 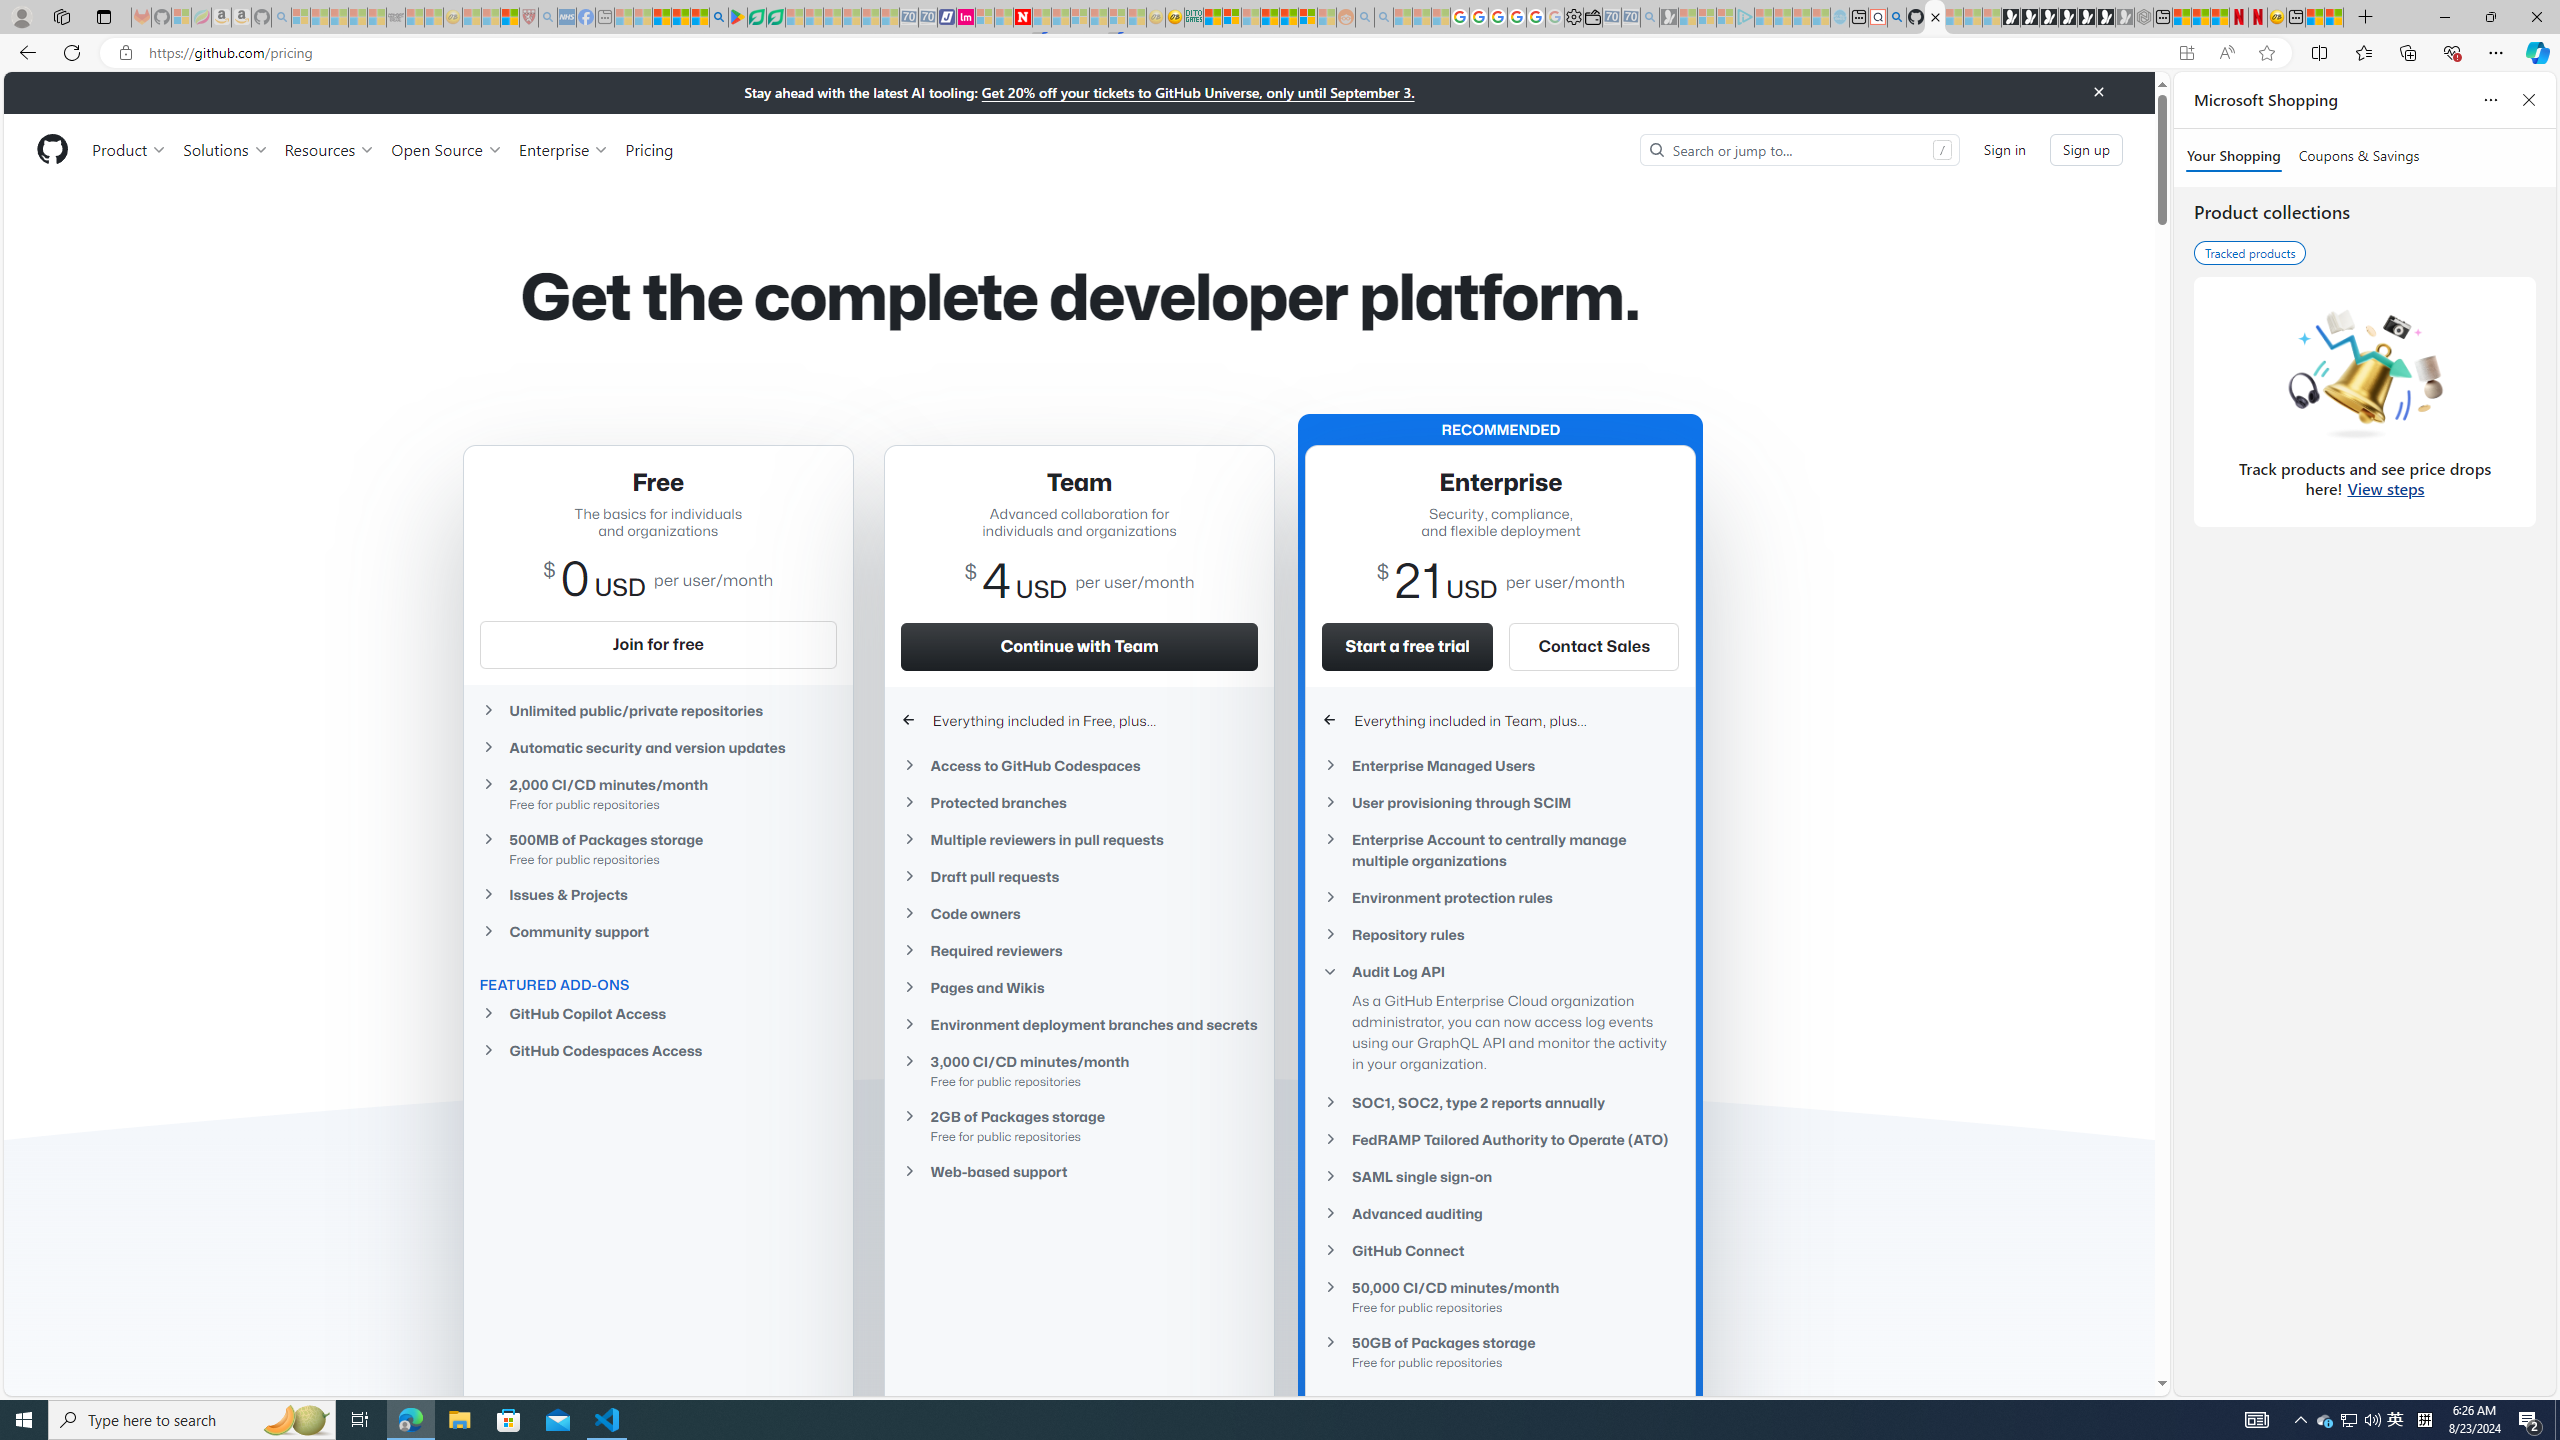 I want to click on 'App available. Install GitHub', so click(x=2185, y=53).